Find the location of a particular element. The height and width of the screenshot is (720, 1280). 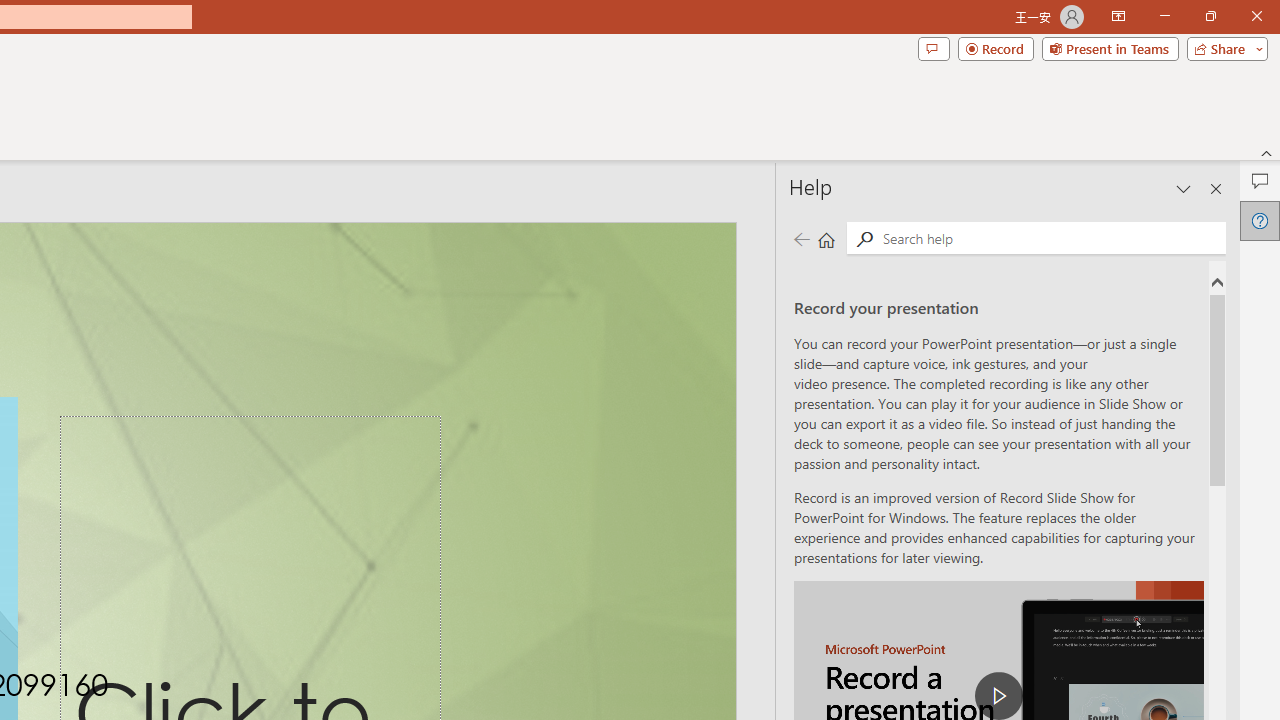

'Previous page' is located at coordinates (801, 238).